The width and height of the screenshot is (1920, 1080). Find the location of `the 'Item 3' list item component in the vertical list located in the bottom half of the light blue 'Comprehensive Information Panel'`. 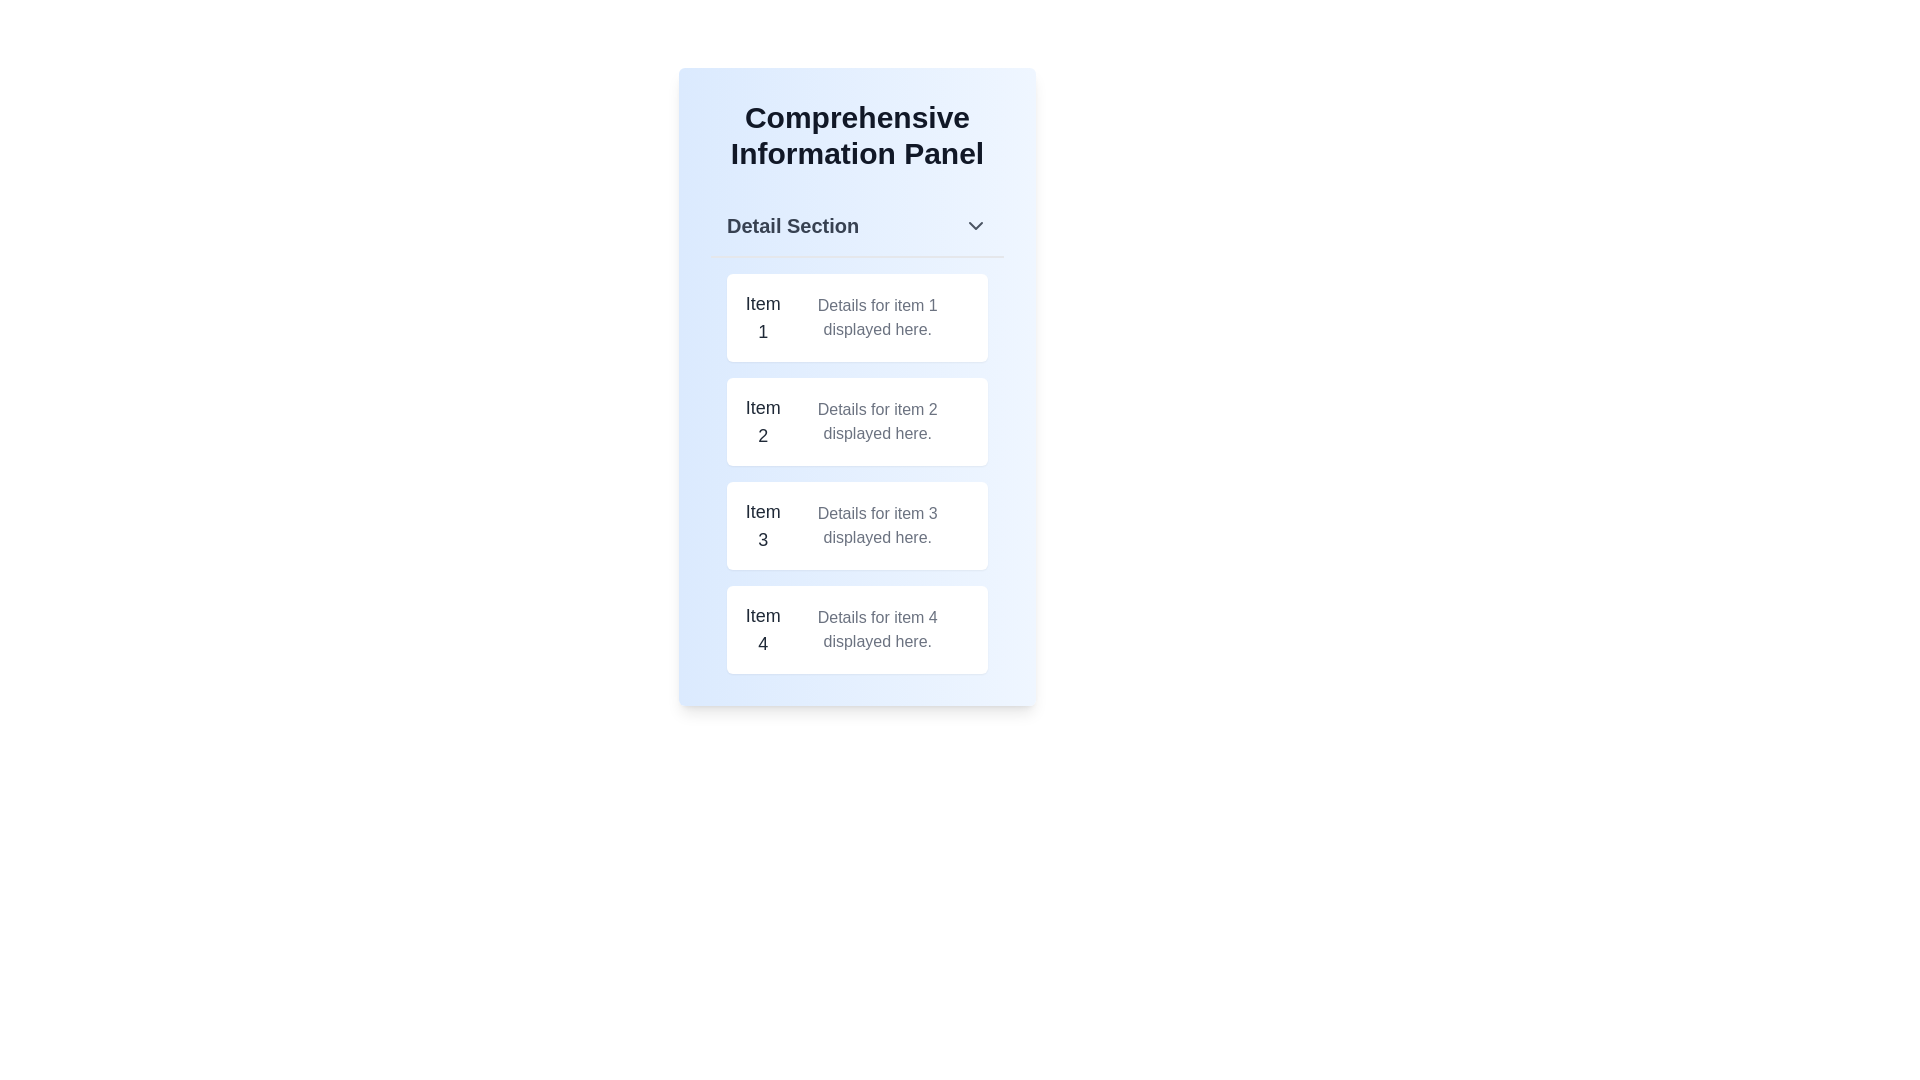

the 'Item 3' list item component in the vertical list located in the bottom half of the light blue 'Comprehensive Information Panel' is located at coordinates (857, 474).